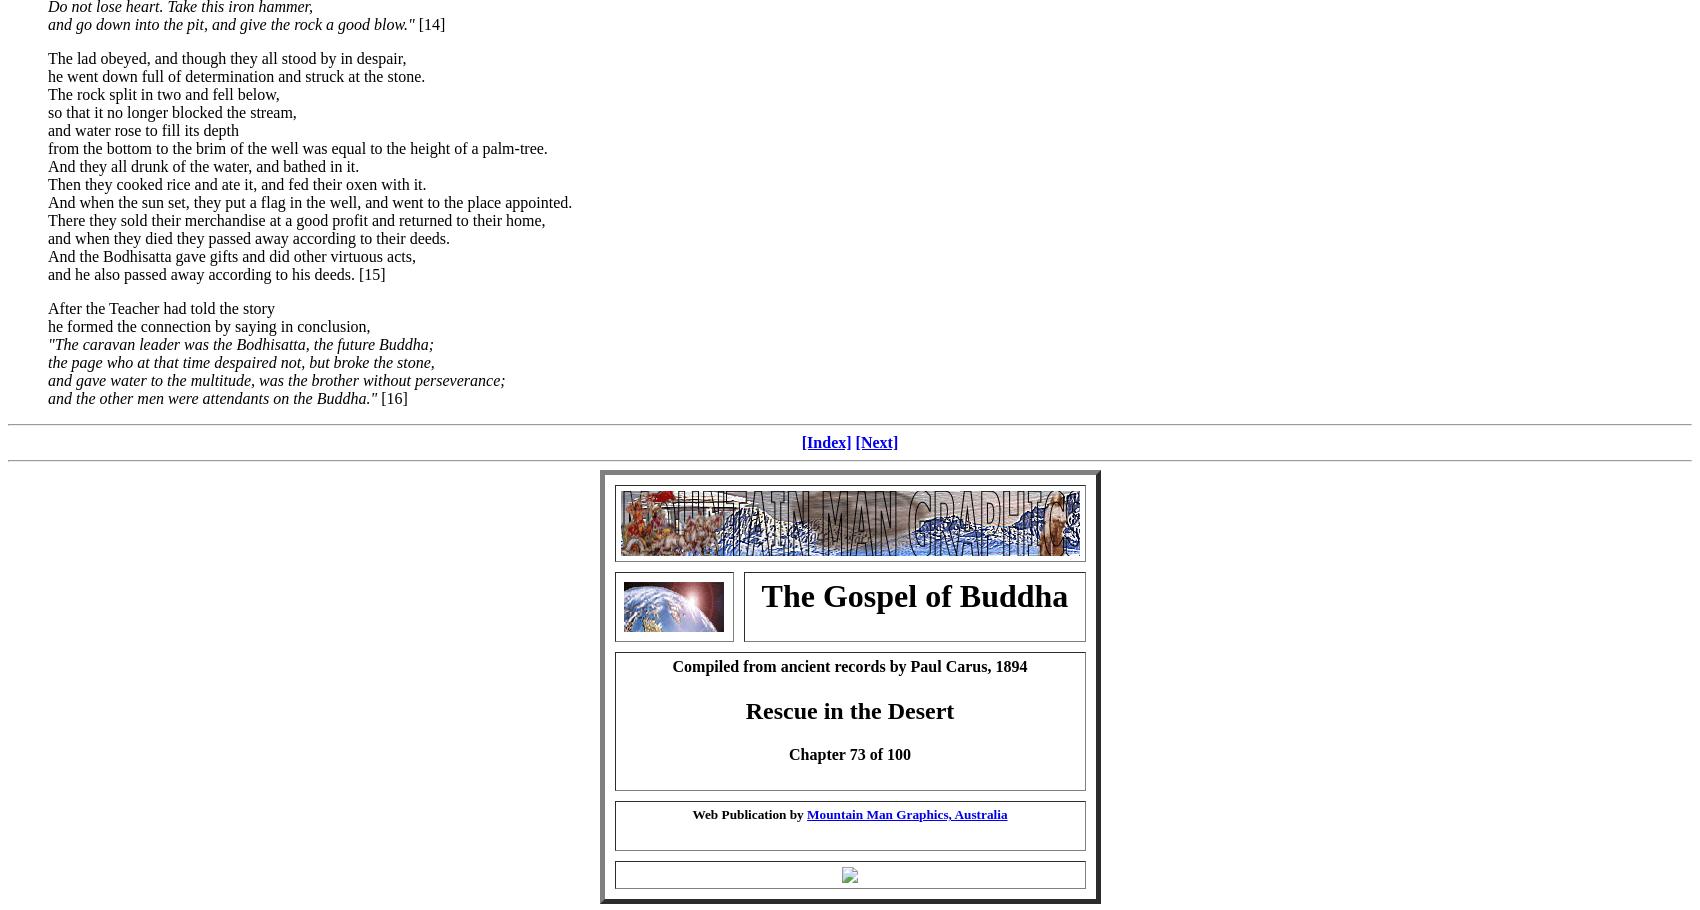 This screenshot has width=1700, height=910. Describe the element at coordinates (47, 325) in the screenshot. I see `'he formed the  connection  by saying  in  conclusion,'` at that location.